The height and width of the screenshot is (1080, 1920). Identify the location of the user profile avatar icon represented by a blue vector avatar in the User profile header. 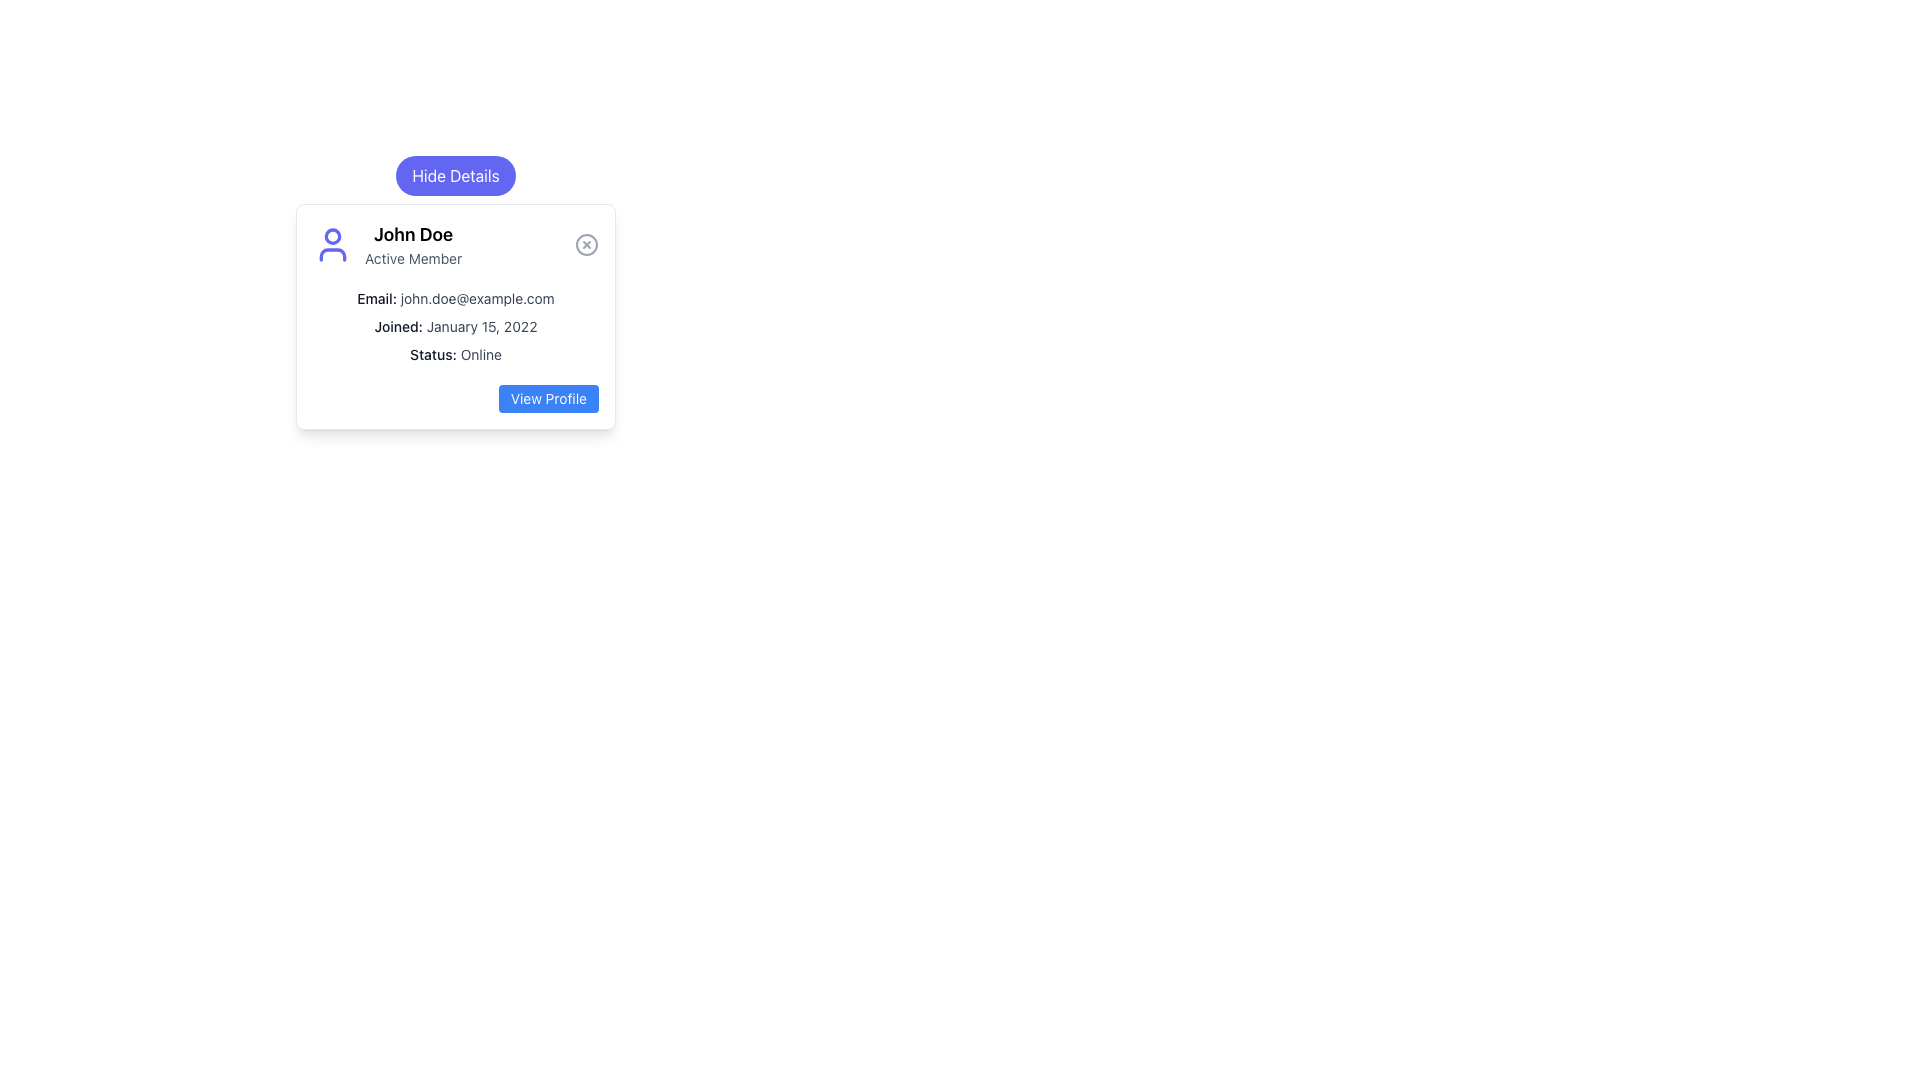
(455, 244).